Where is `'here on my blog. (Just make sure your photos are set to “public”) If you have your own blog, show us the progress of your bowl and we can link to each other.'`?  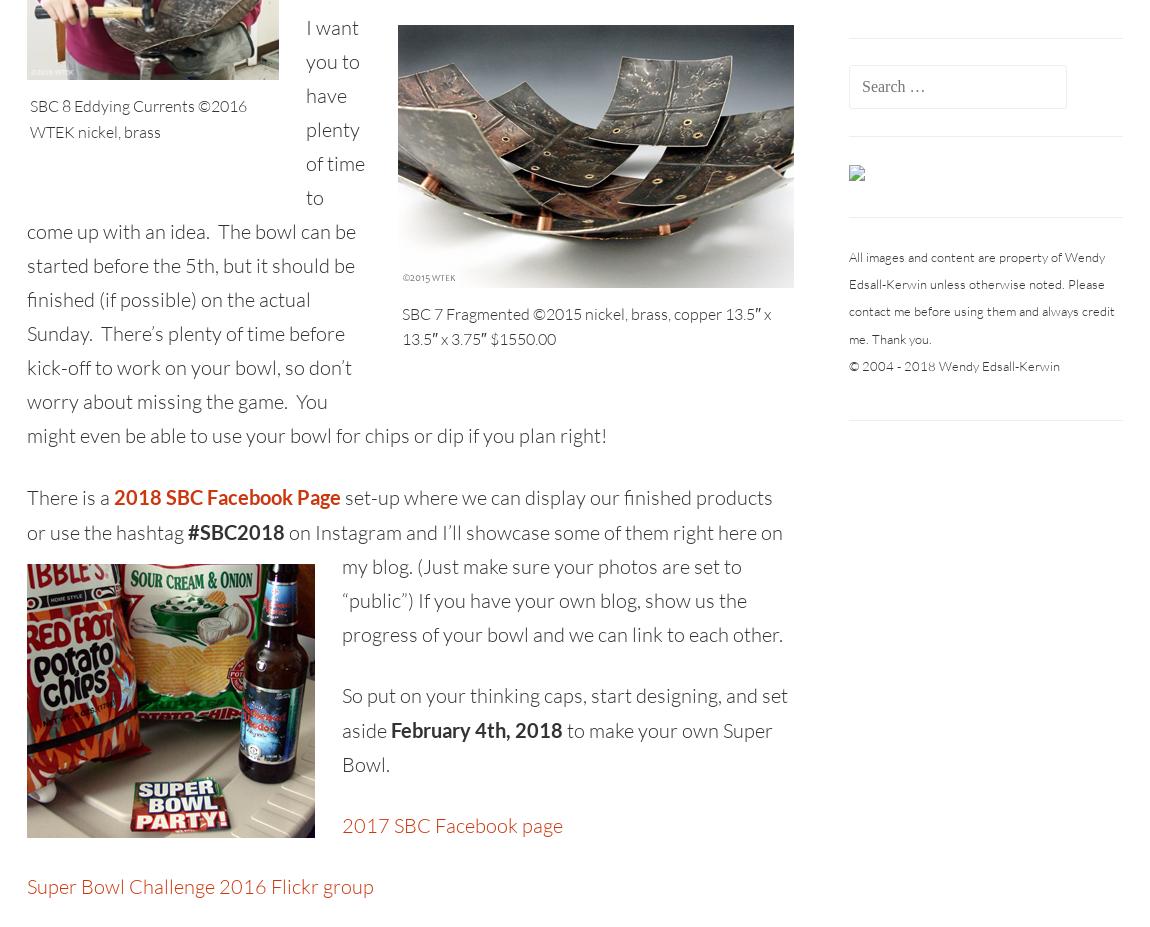 'here on my blog. (Just make sure your photos are set to “public”) If you have your own blog, show us the progress of your bowl and we can link to each other.' is located at coordinates (342, 583).